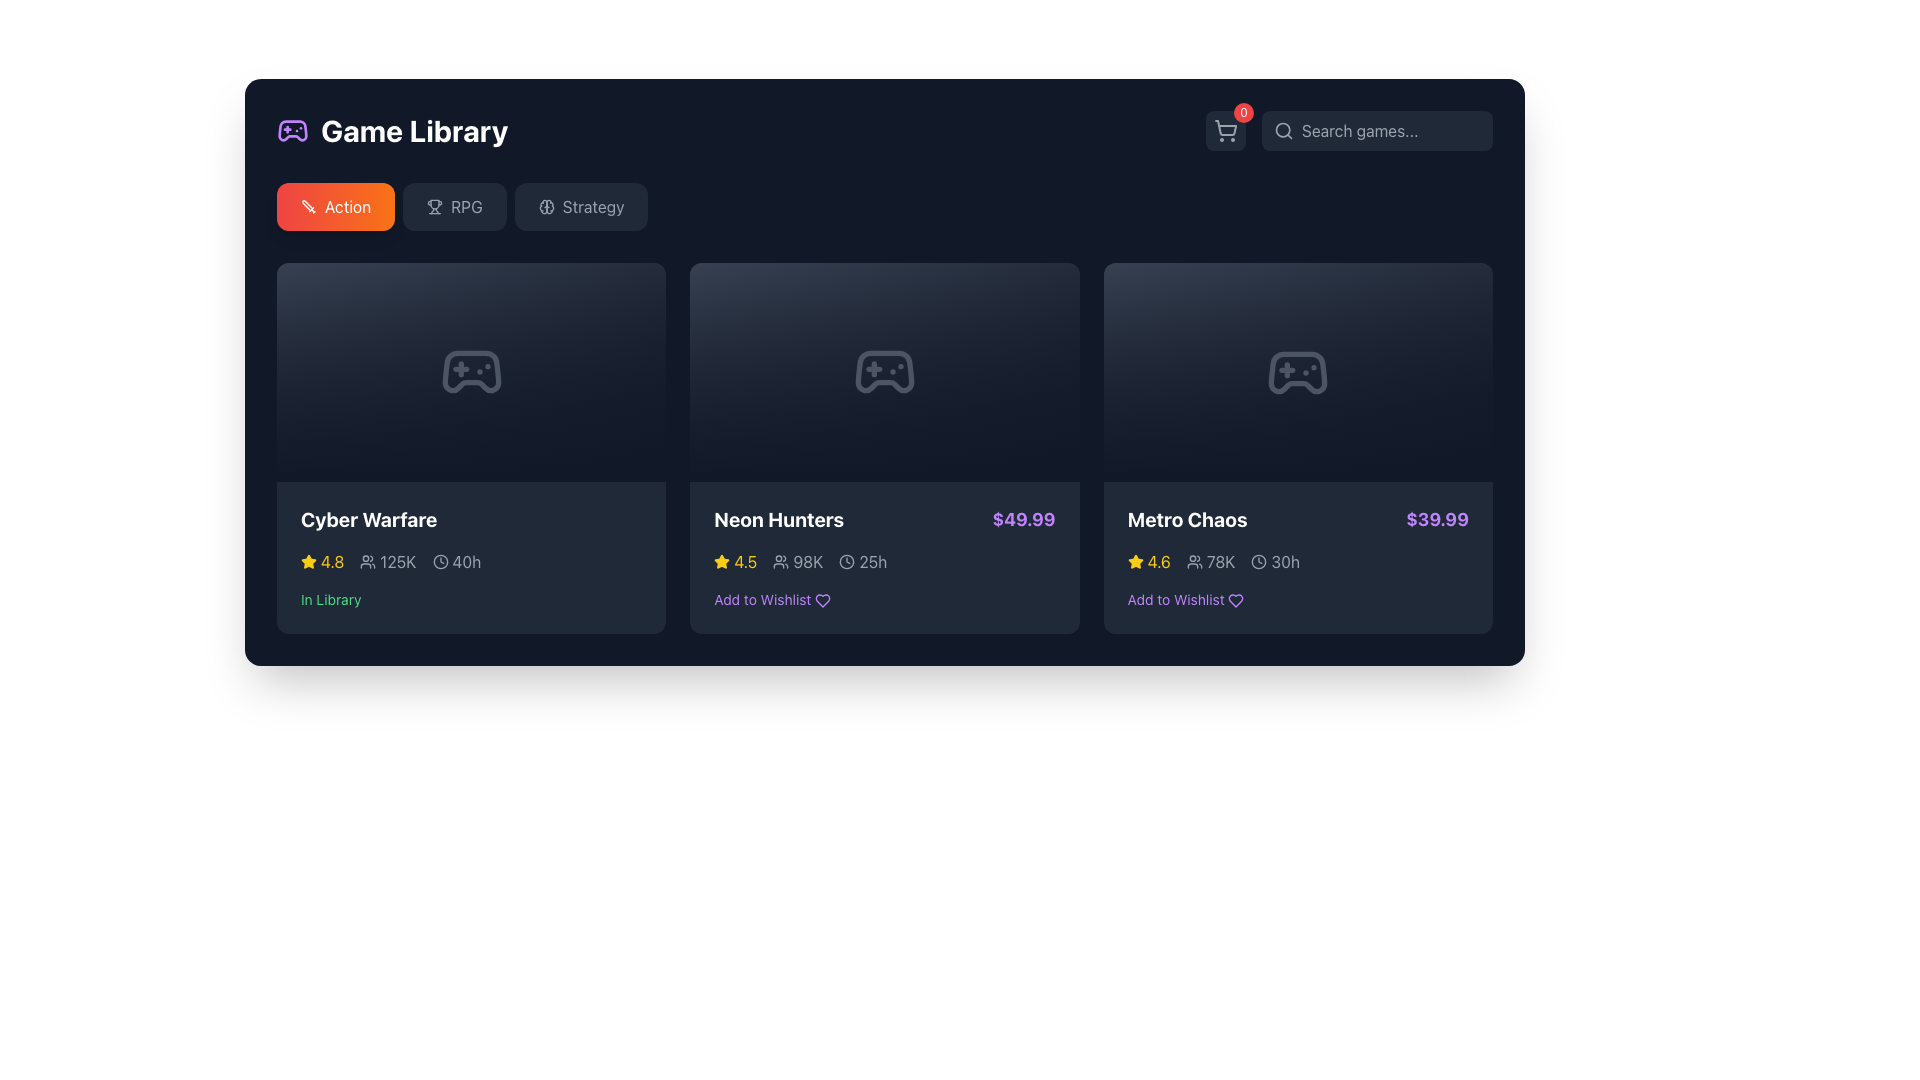 The width and height of the screenshot is (1920, 1080). I want to click on the Iconographic graphic element located at the top-left corner of the interface, adjacent to the title 'Game Library', so click(550, 207).